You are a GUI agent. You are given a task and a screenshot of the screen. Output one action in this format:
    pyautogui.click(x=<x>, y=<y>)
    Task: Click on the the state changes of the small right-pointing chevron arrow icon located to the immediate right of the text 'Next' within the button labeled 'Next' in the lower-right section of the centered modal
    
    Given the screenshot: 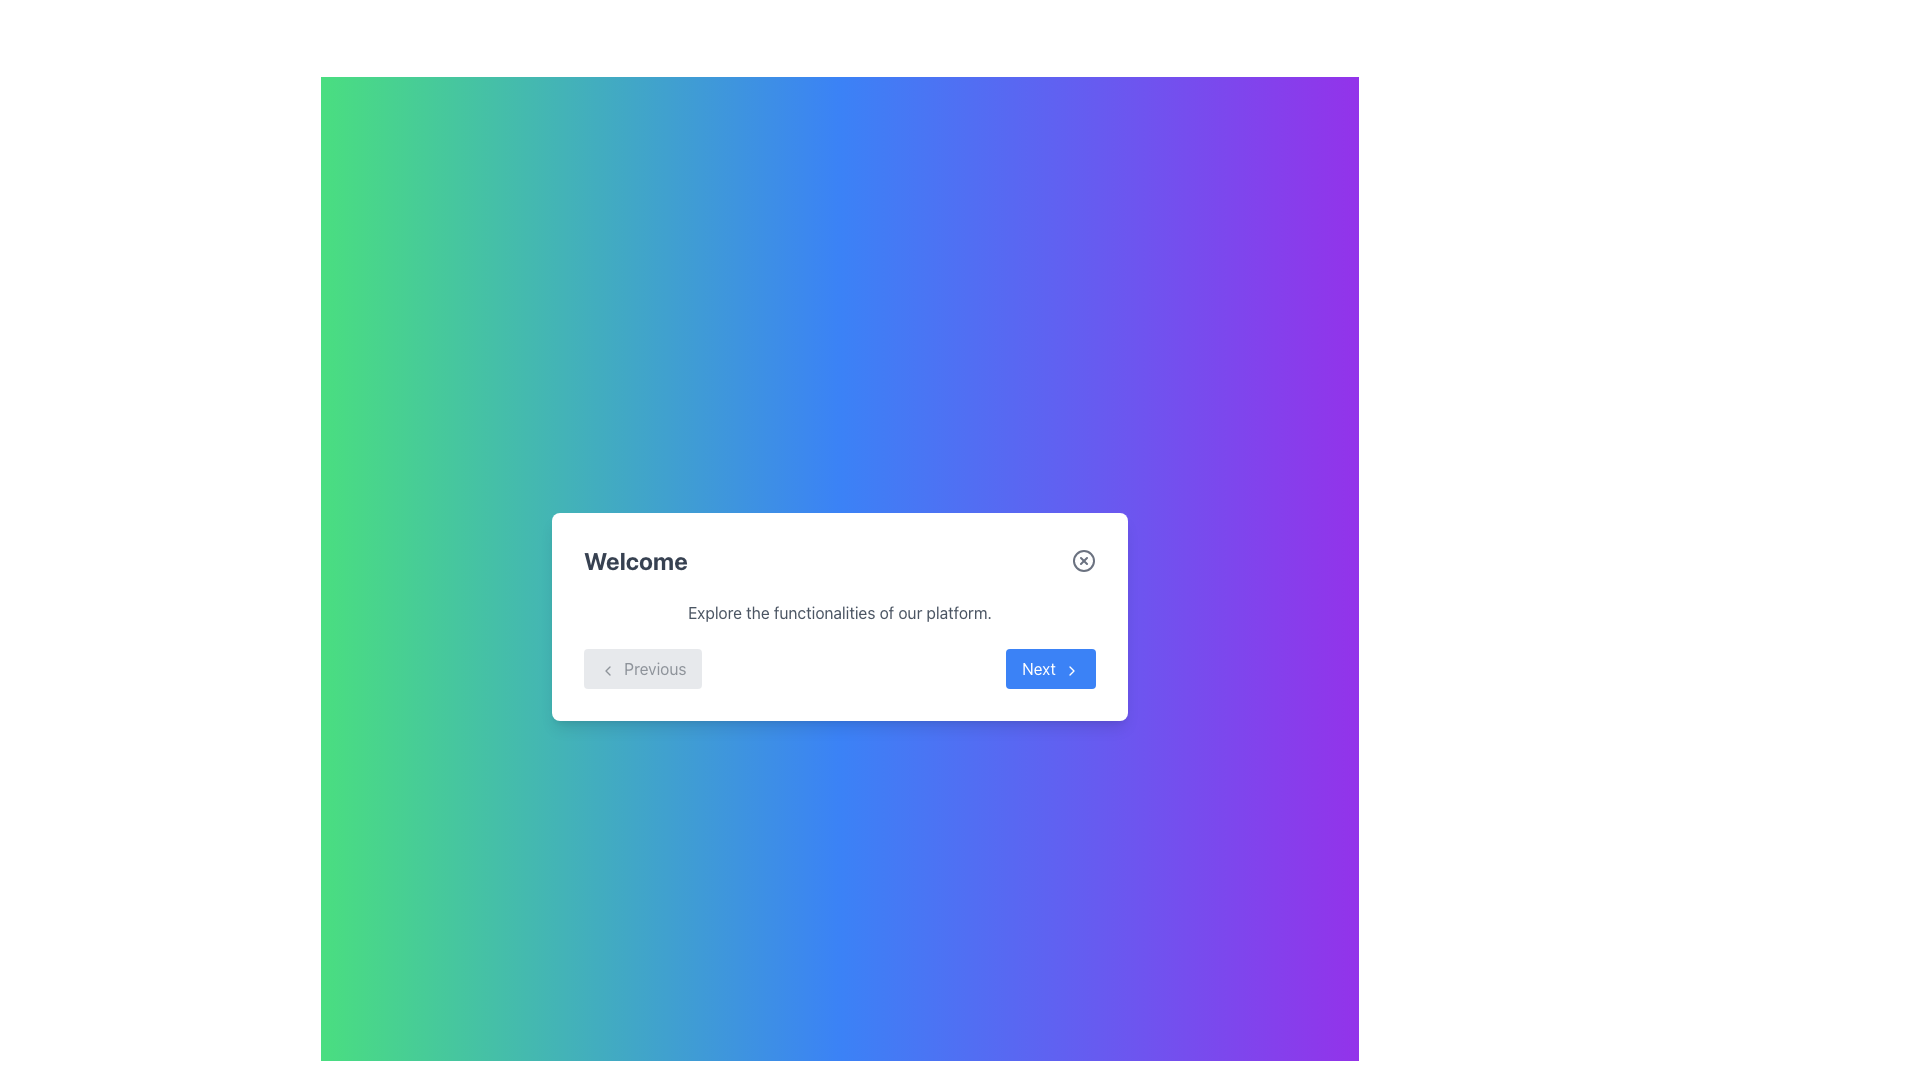 What is the action you would take?
    pyautogui.click(x=1070, y=670)
    